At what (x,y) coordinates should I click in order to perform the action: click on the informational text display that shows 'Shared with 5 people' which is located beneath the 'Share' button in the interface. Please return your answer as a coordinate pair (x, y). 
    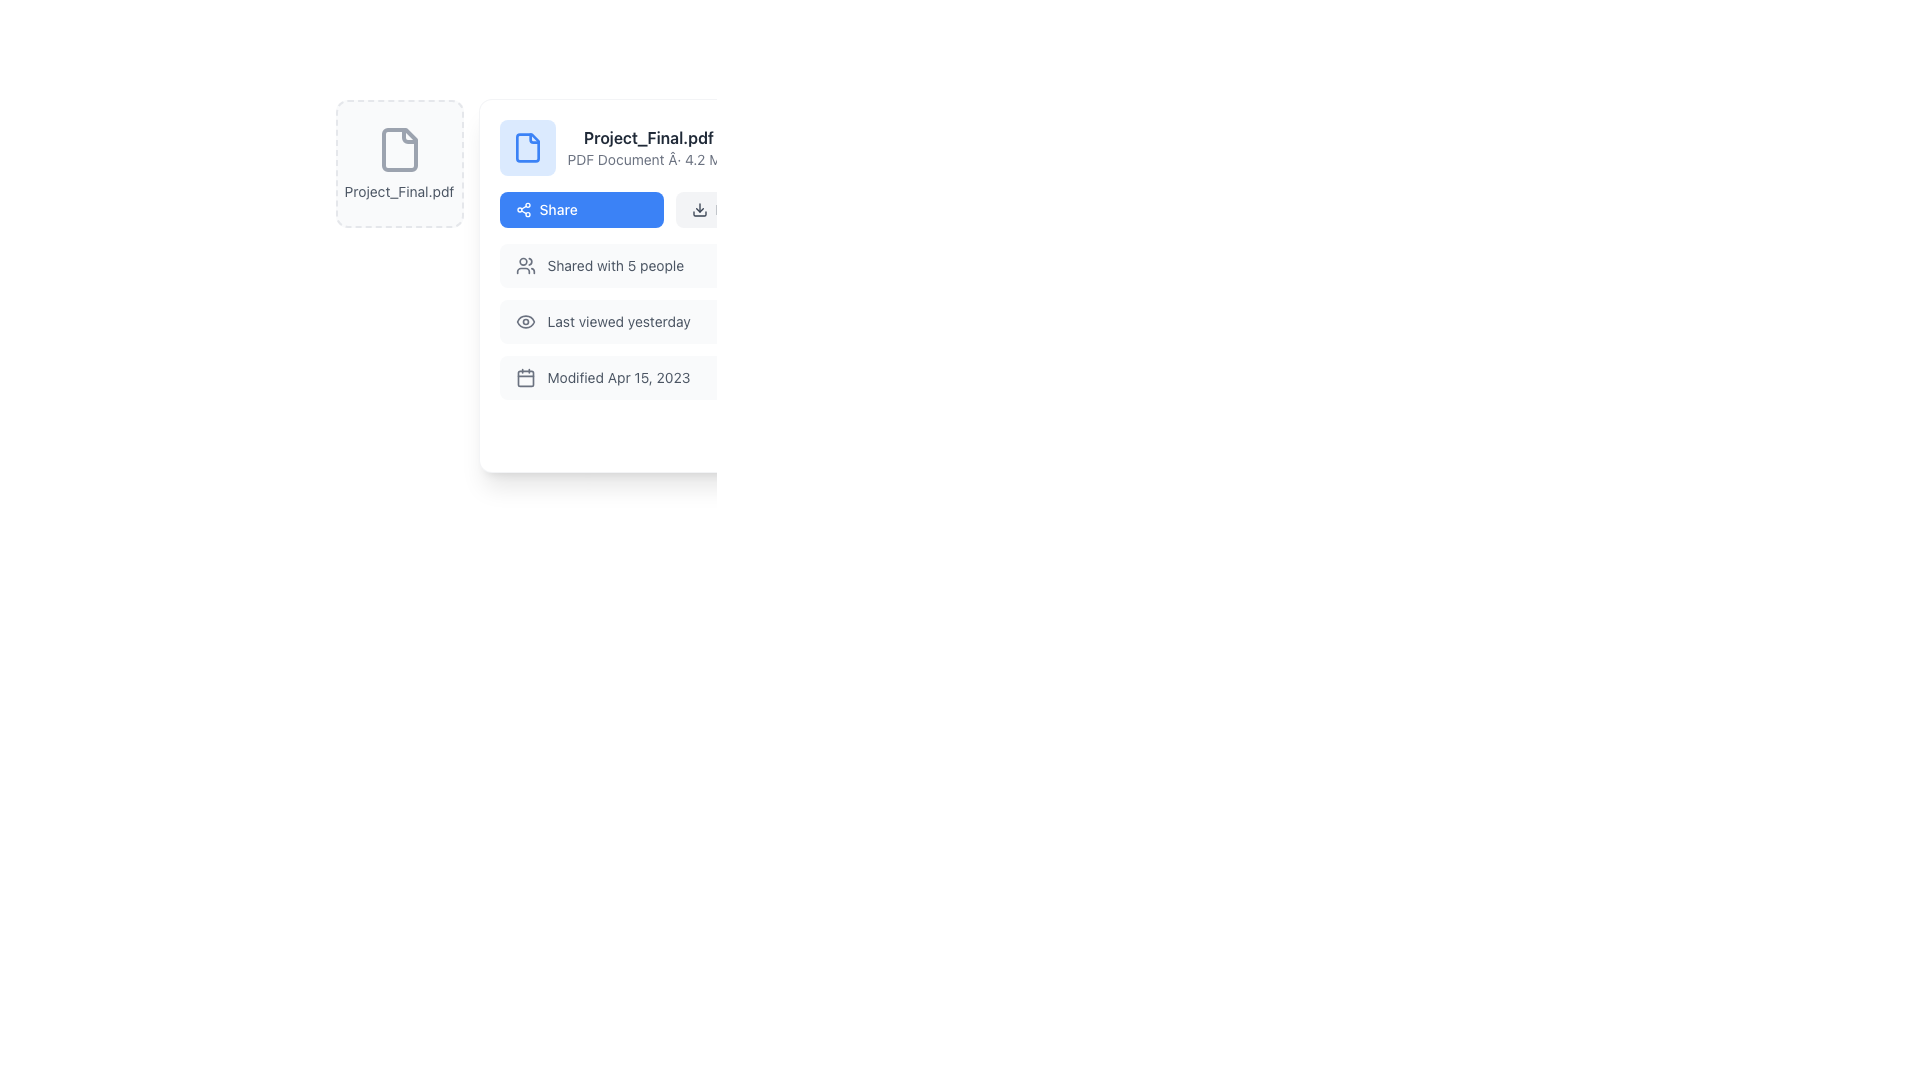
    Looking at the image, I should click on (669, 265).